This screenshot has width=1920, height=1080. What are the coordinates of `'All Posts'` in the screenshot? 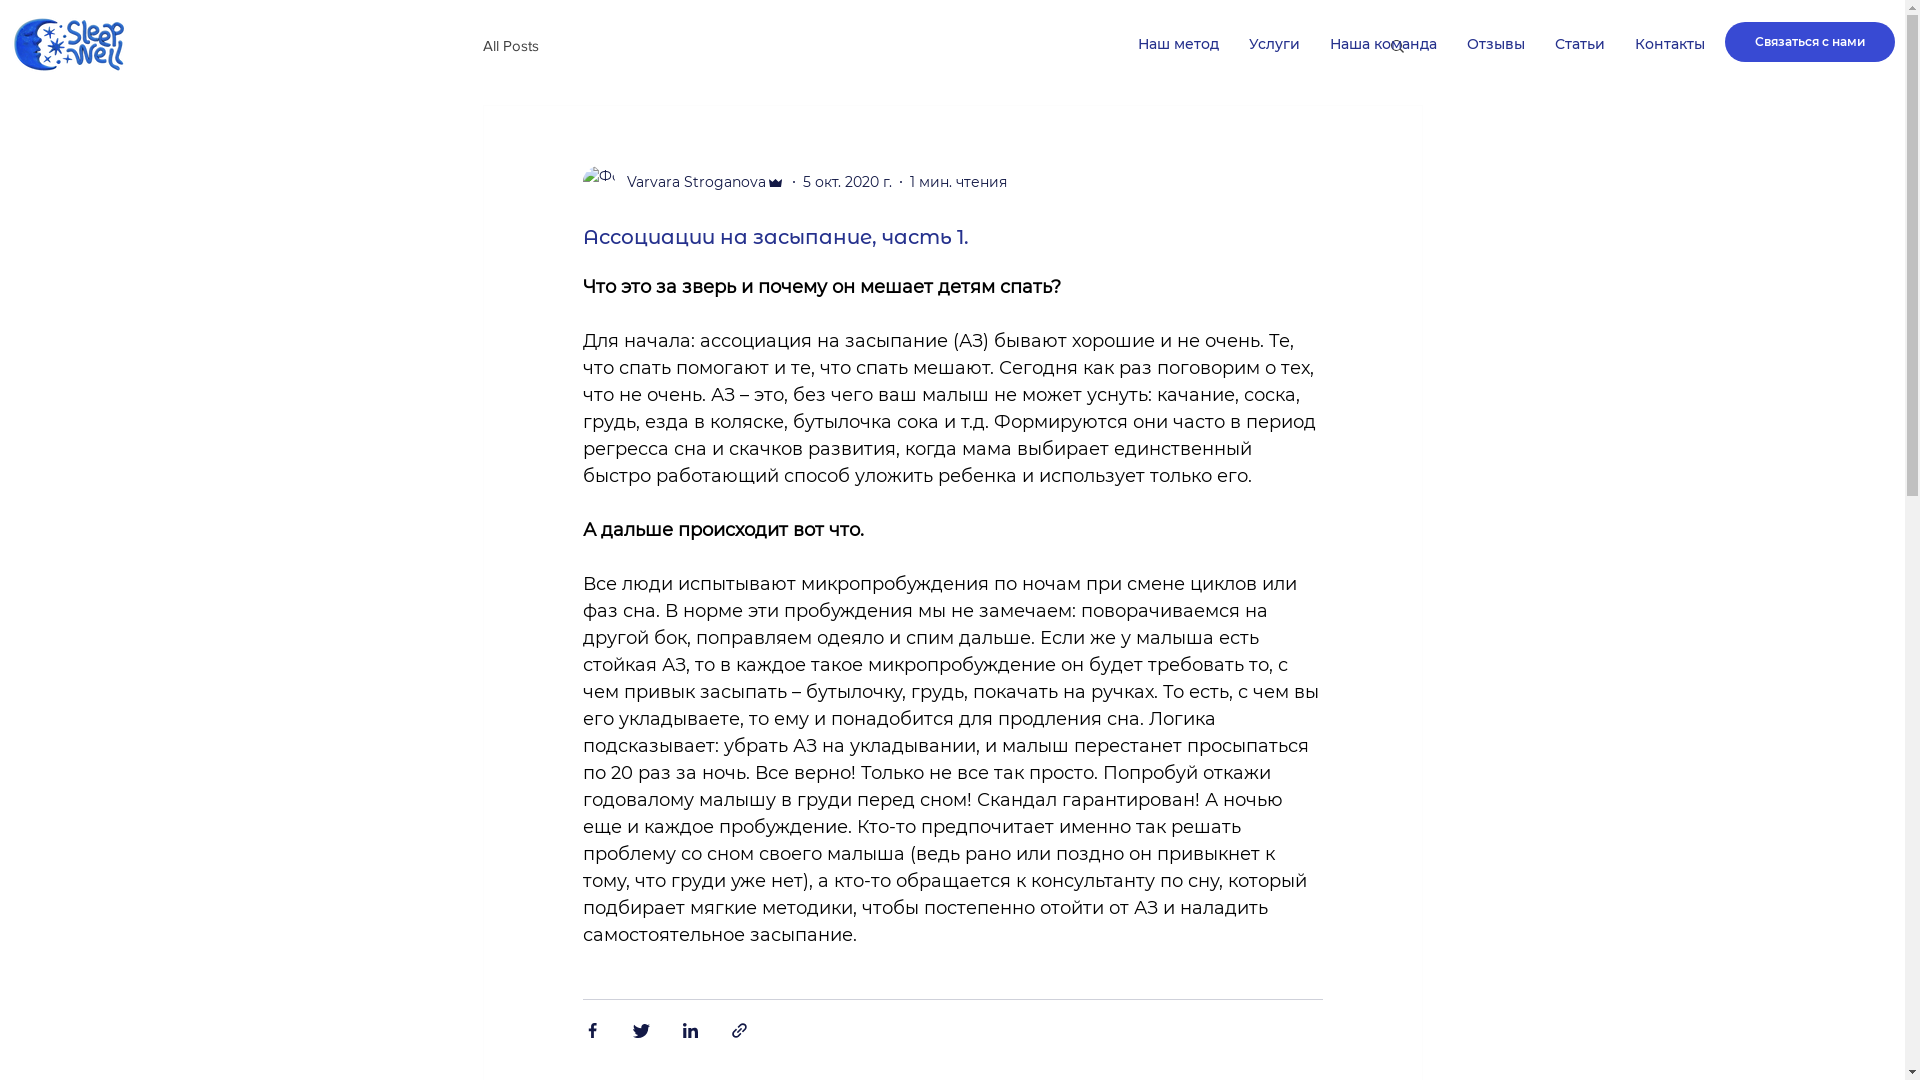 It's located at (509, 44).